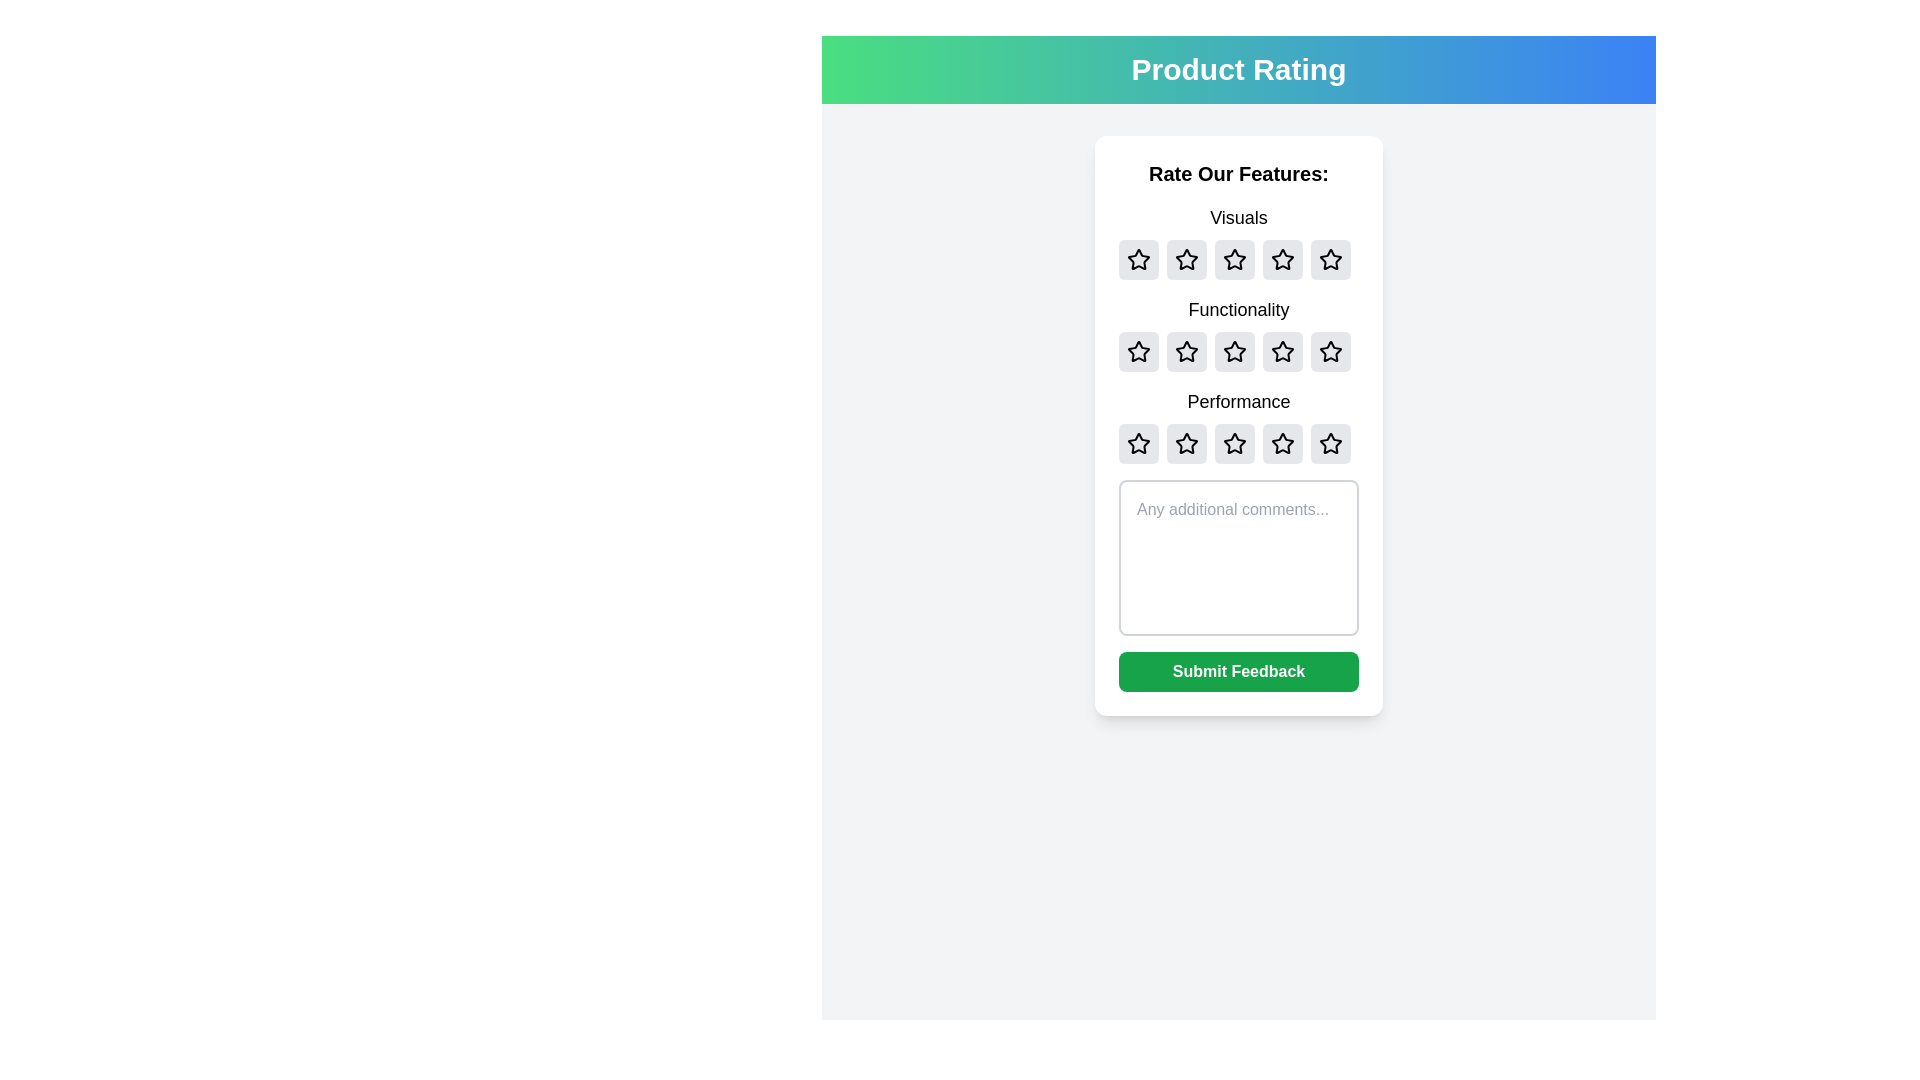 Image resolution: width=1920 pixels, height=1080 pixels. Describe the element at coordinates (1237, 258) in the screenshot. I see `the third star icon in the five-star rating system for the 'Visuals' category to rate it` at that location.